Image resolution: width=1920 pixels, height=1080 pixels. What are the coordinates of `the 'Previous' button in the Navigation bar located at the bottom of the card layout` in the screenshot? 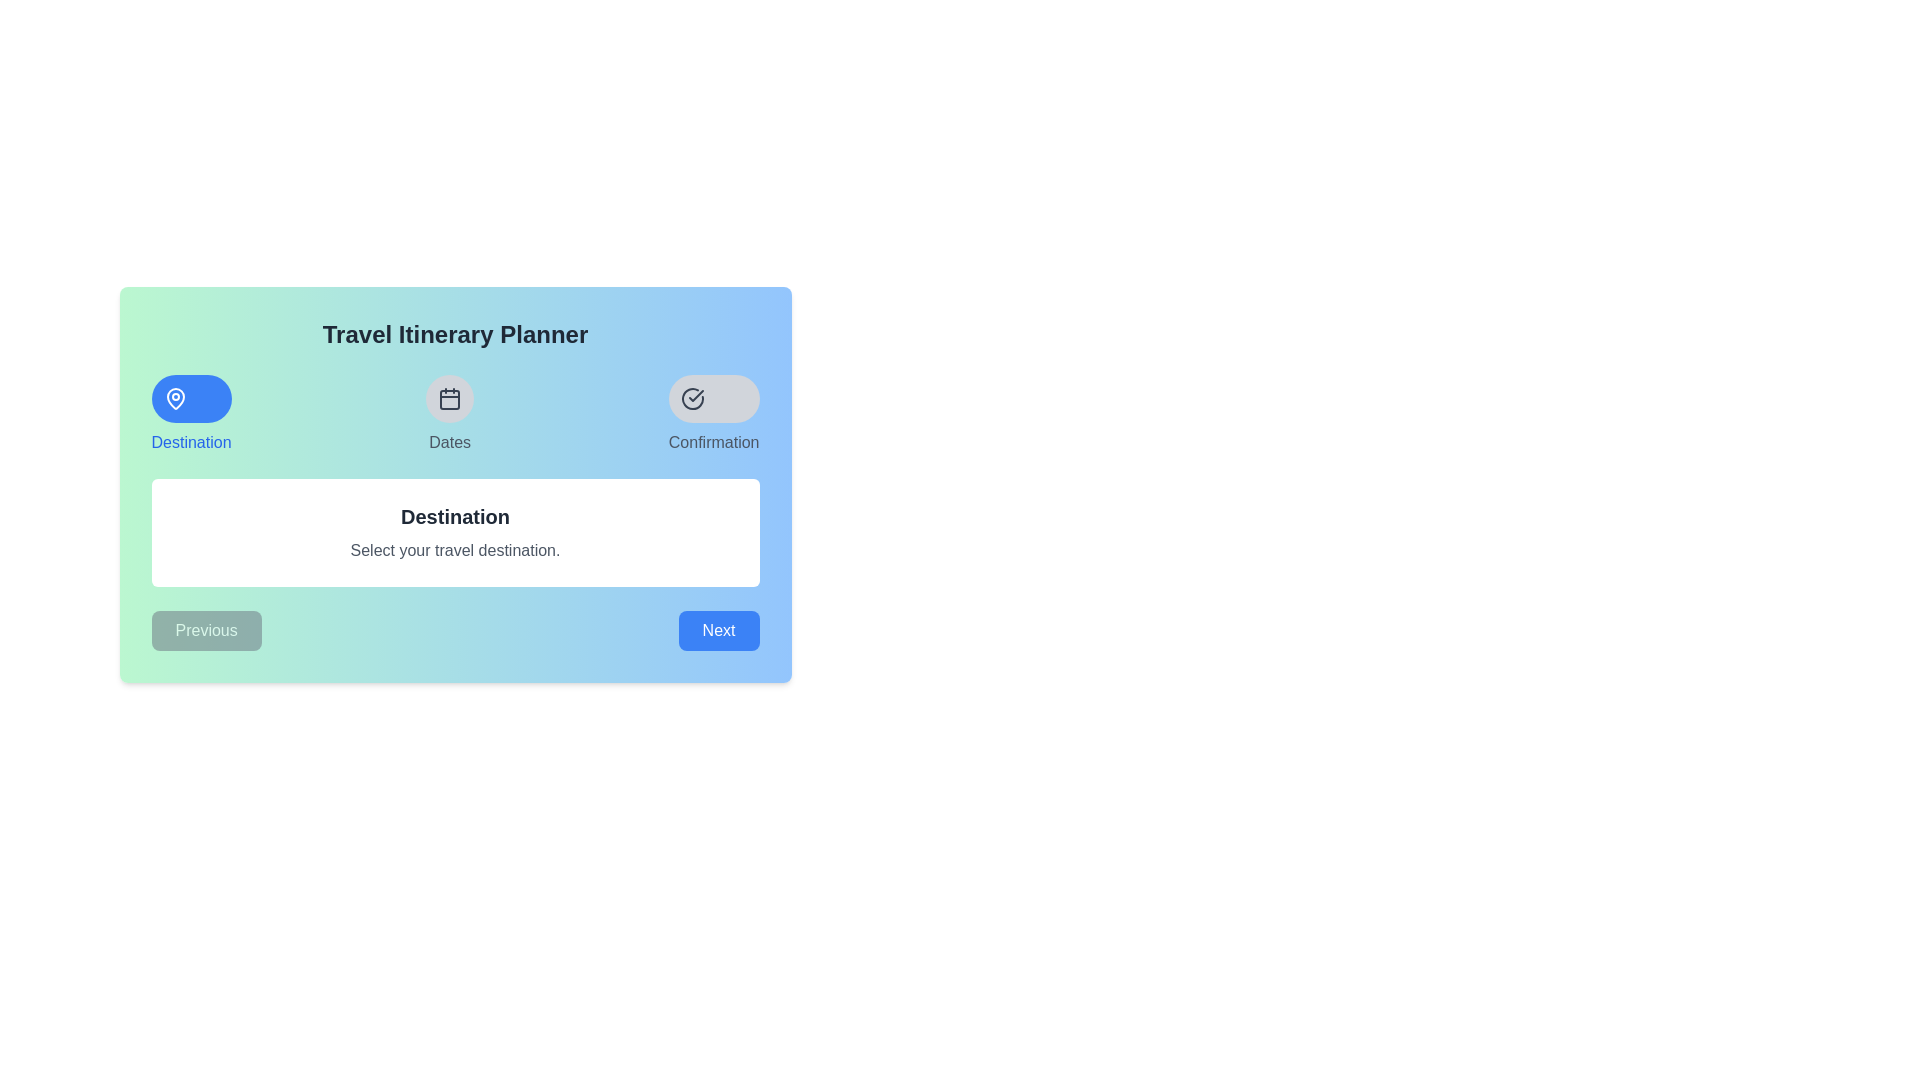 It's located at (454, 631).